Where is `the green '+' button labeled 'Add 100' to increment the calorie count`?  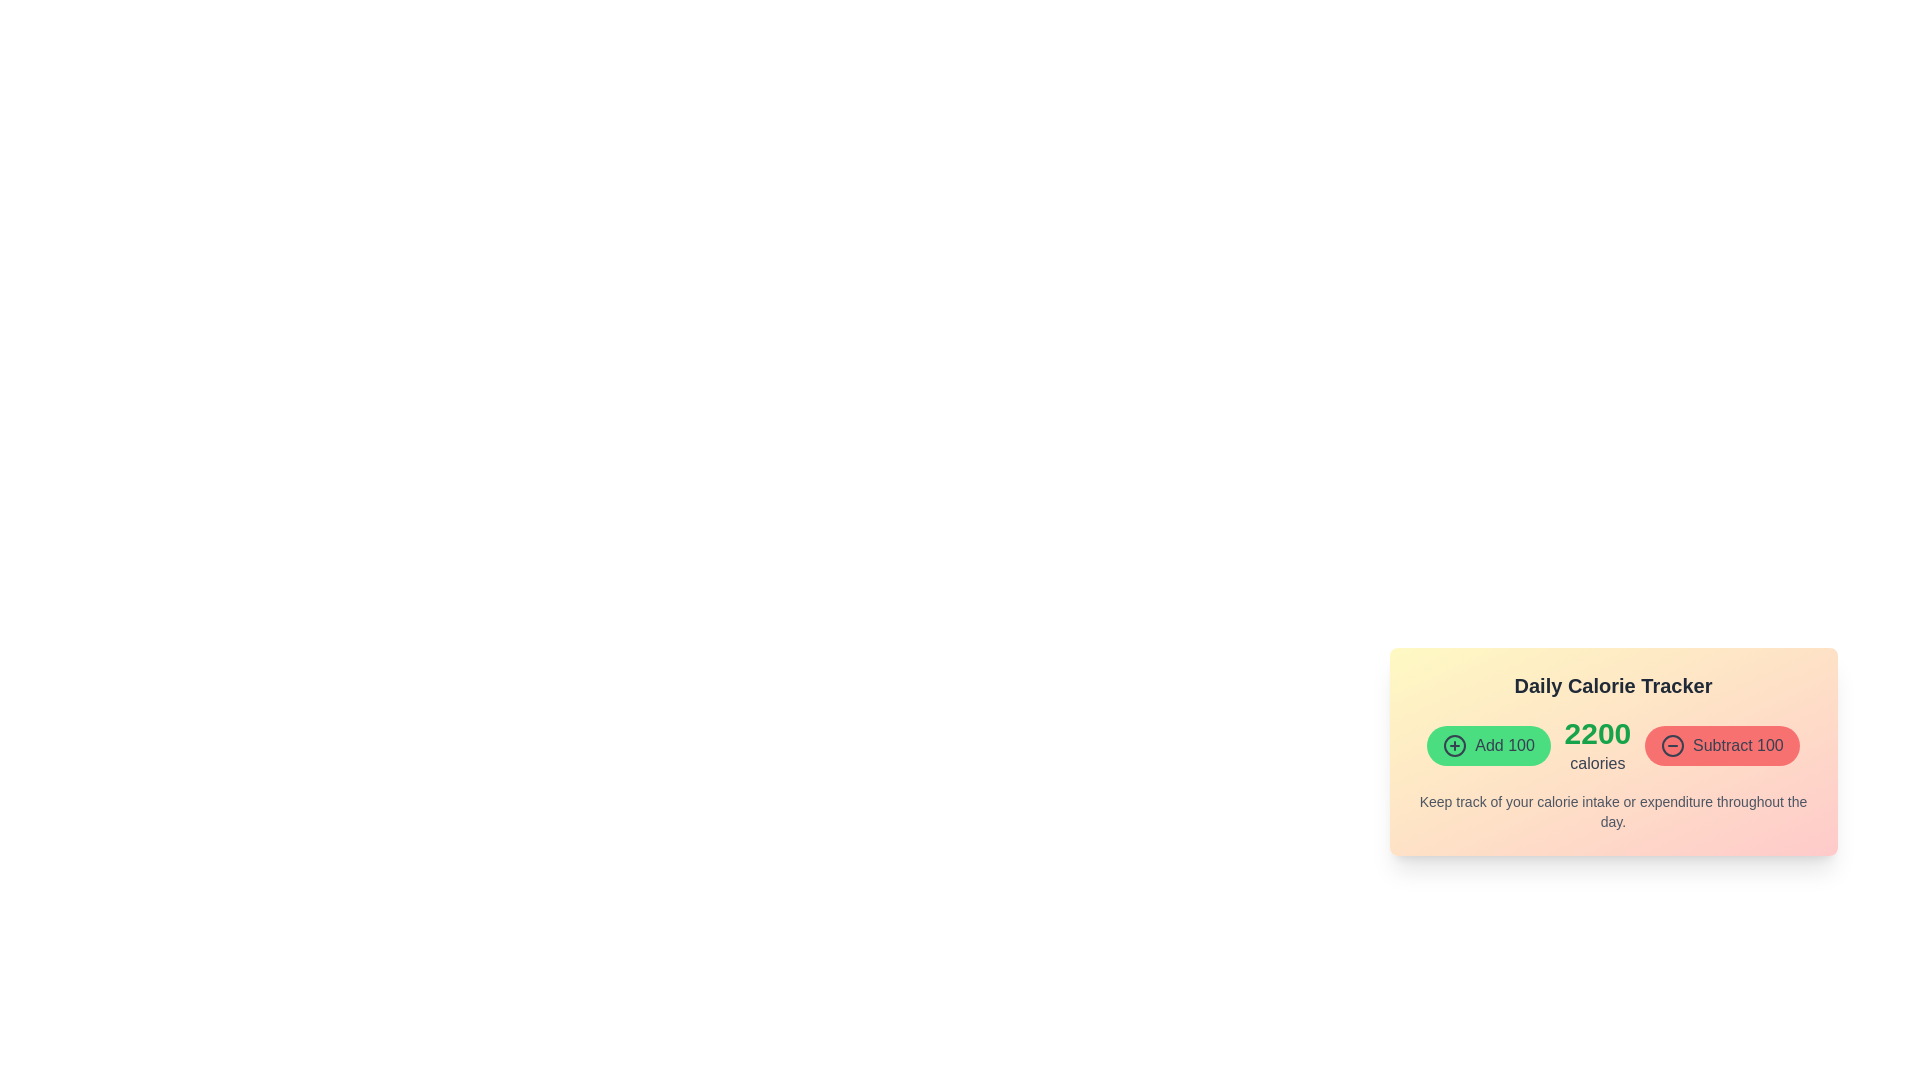 the green '+' button labeled 'Add 100' to increment the calorie count is located at coordinates (1488, 745).